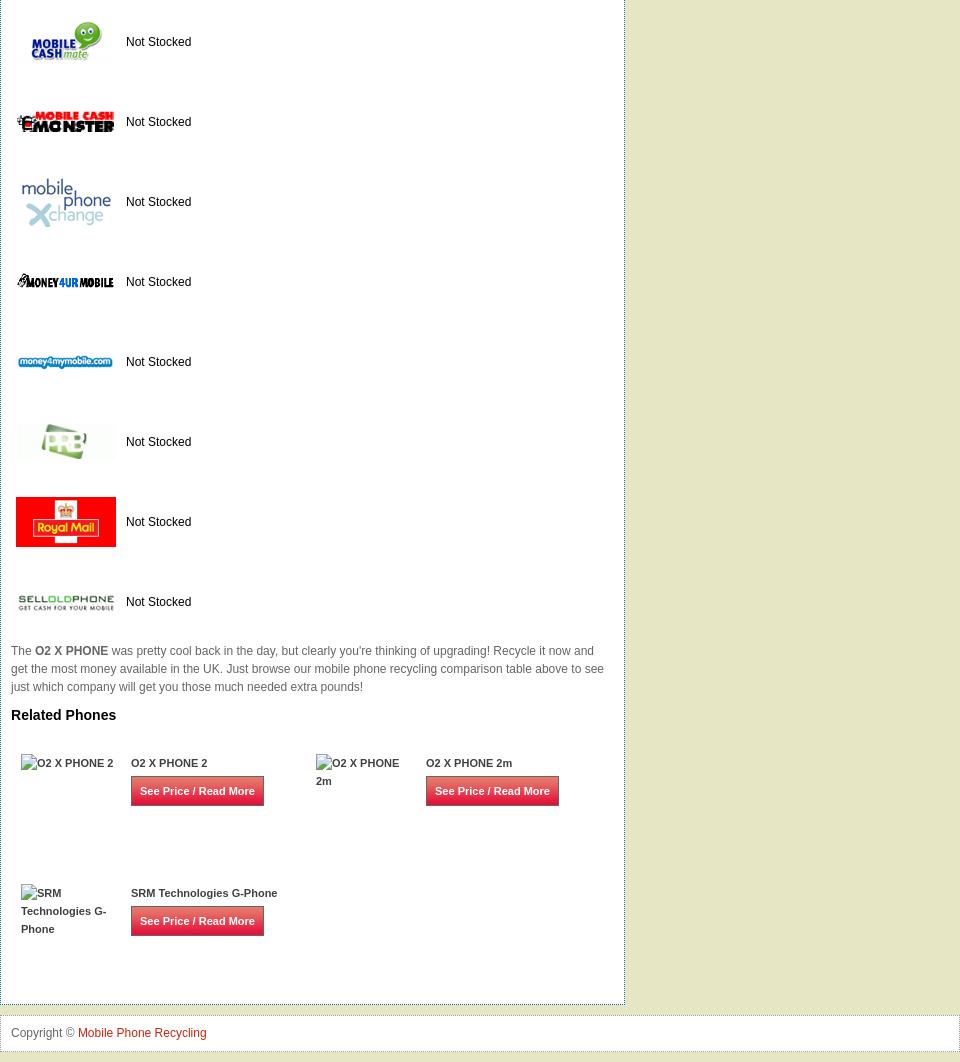  Describe the element at coordinates (204, 892) in the screenshot. I see `'SRM Technologies G-Phone'` at that location.